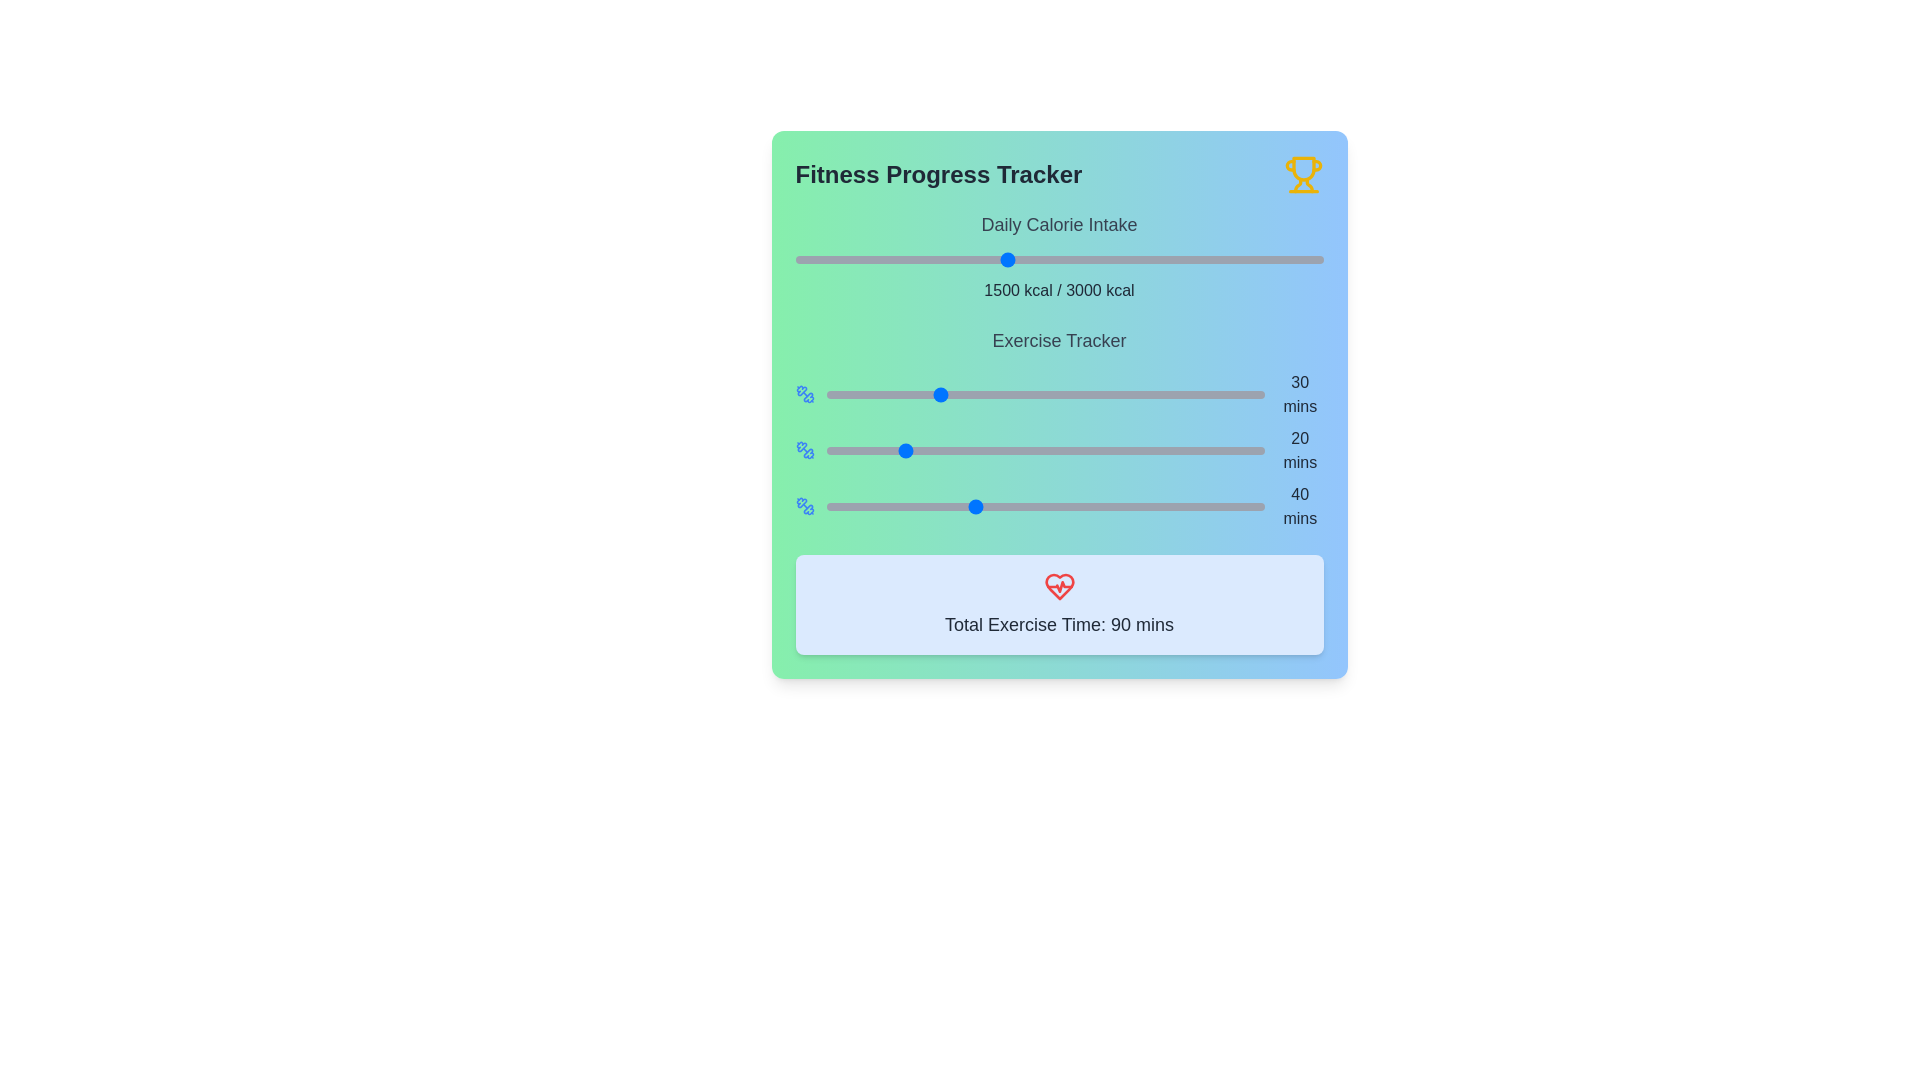  What do you see at coordinates (1152, 394) in the screenshot?
I see `the slider value` at bounding box center [1152, 394].